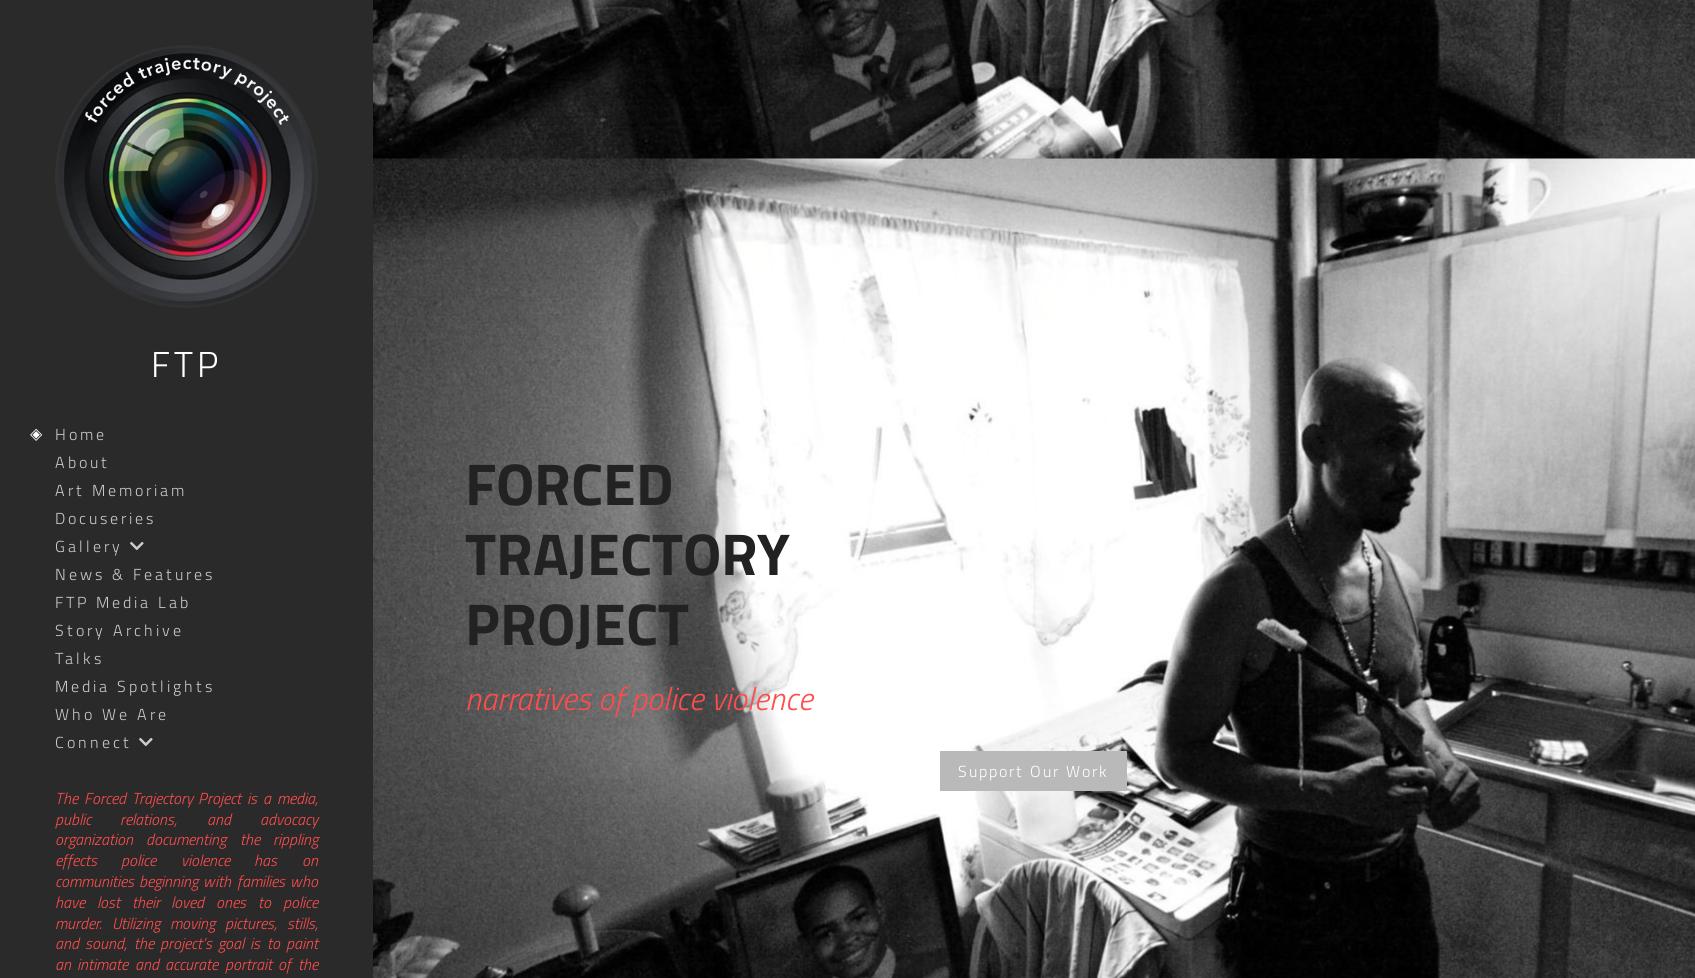 The width and height of the screenshot is (1695, 978). What do you see at coordinates (134, 684) in the screenshot?
I see `'Media Spotlights'` at bounding box center [134, 684].